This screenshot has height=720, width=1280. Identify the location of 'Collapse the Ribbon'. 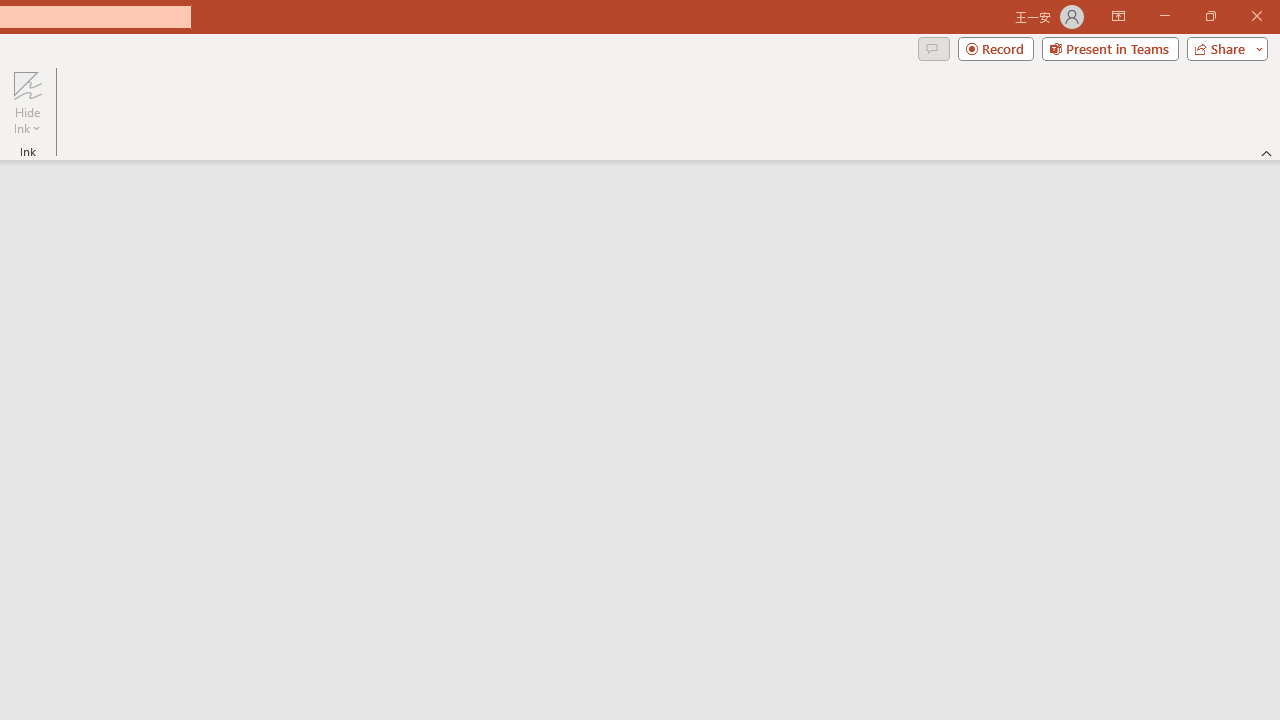
(1266, 152).